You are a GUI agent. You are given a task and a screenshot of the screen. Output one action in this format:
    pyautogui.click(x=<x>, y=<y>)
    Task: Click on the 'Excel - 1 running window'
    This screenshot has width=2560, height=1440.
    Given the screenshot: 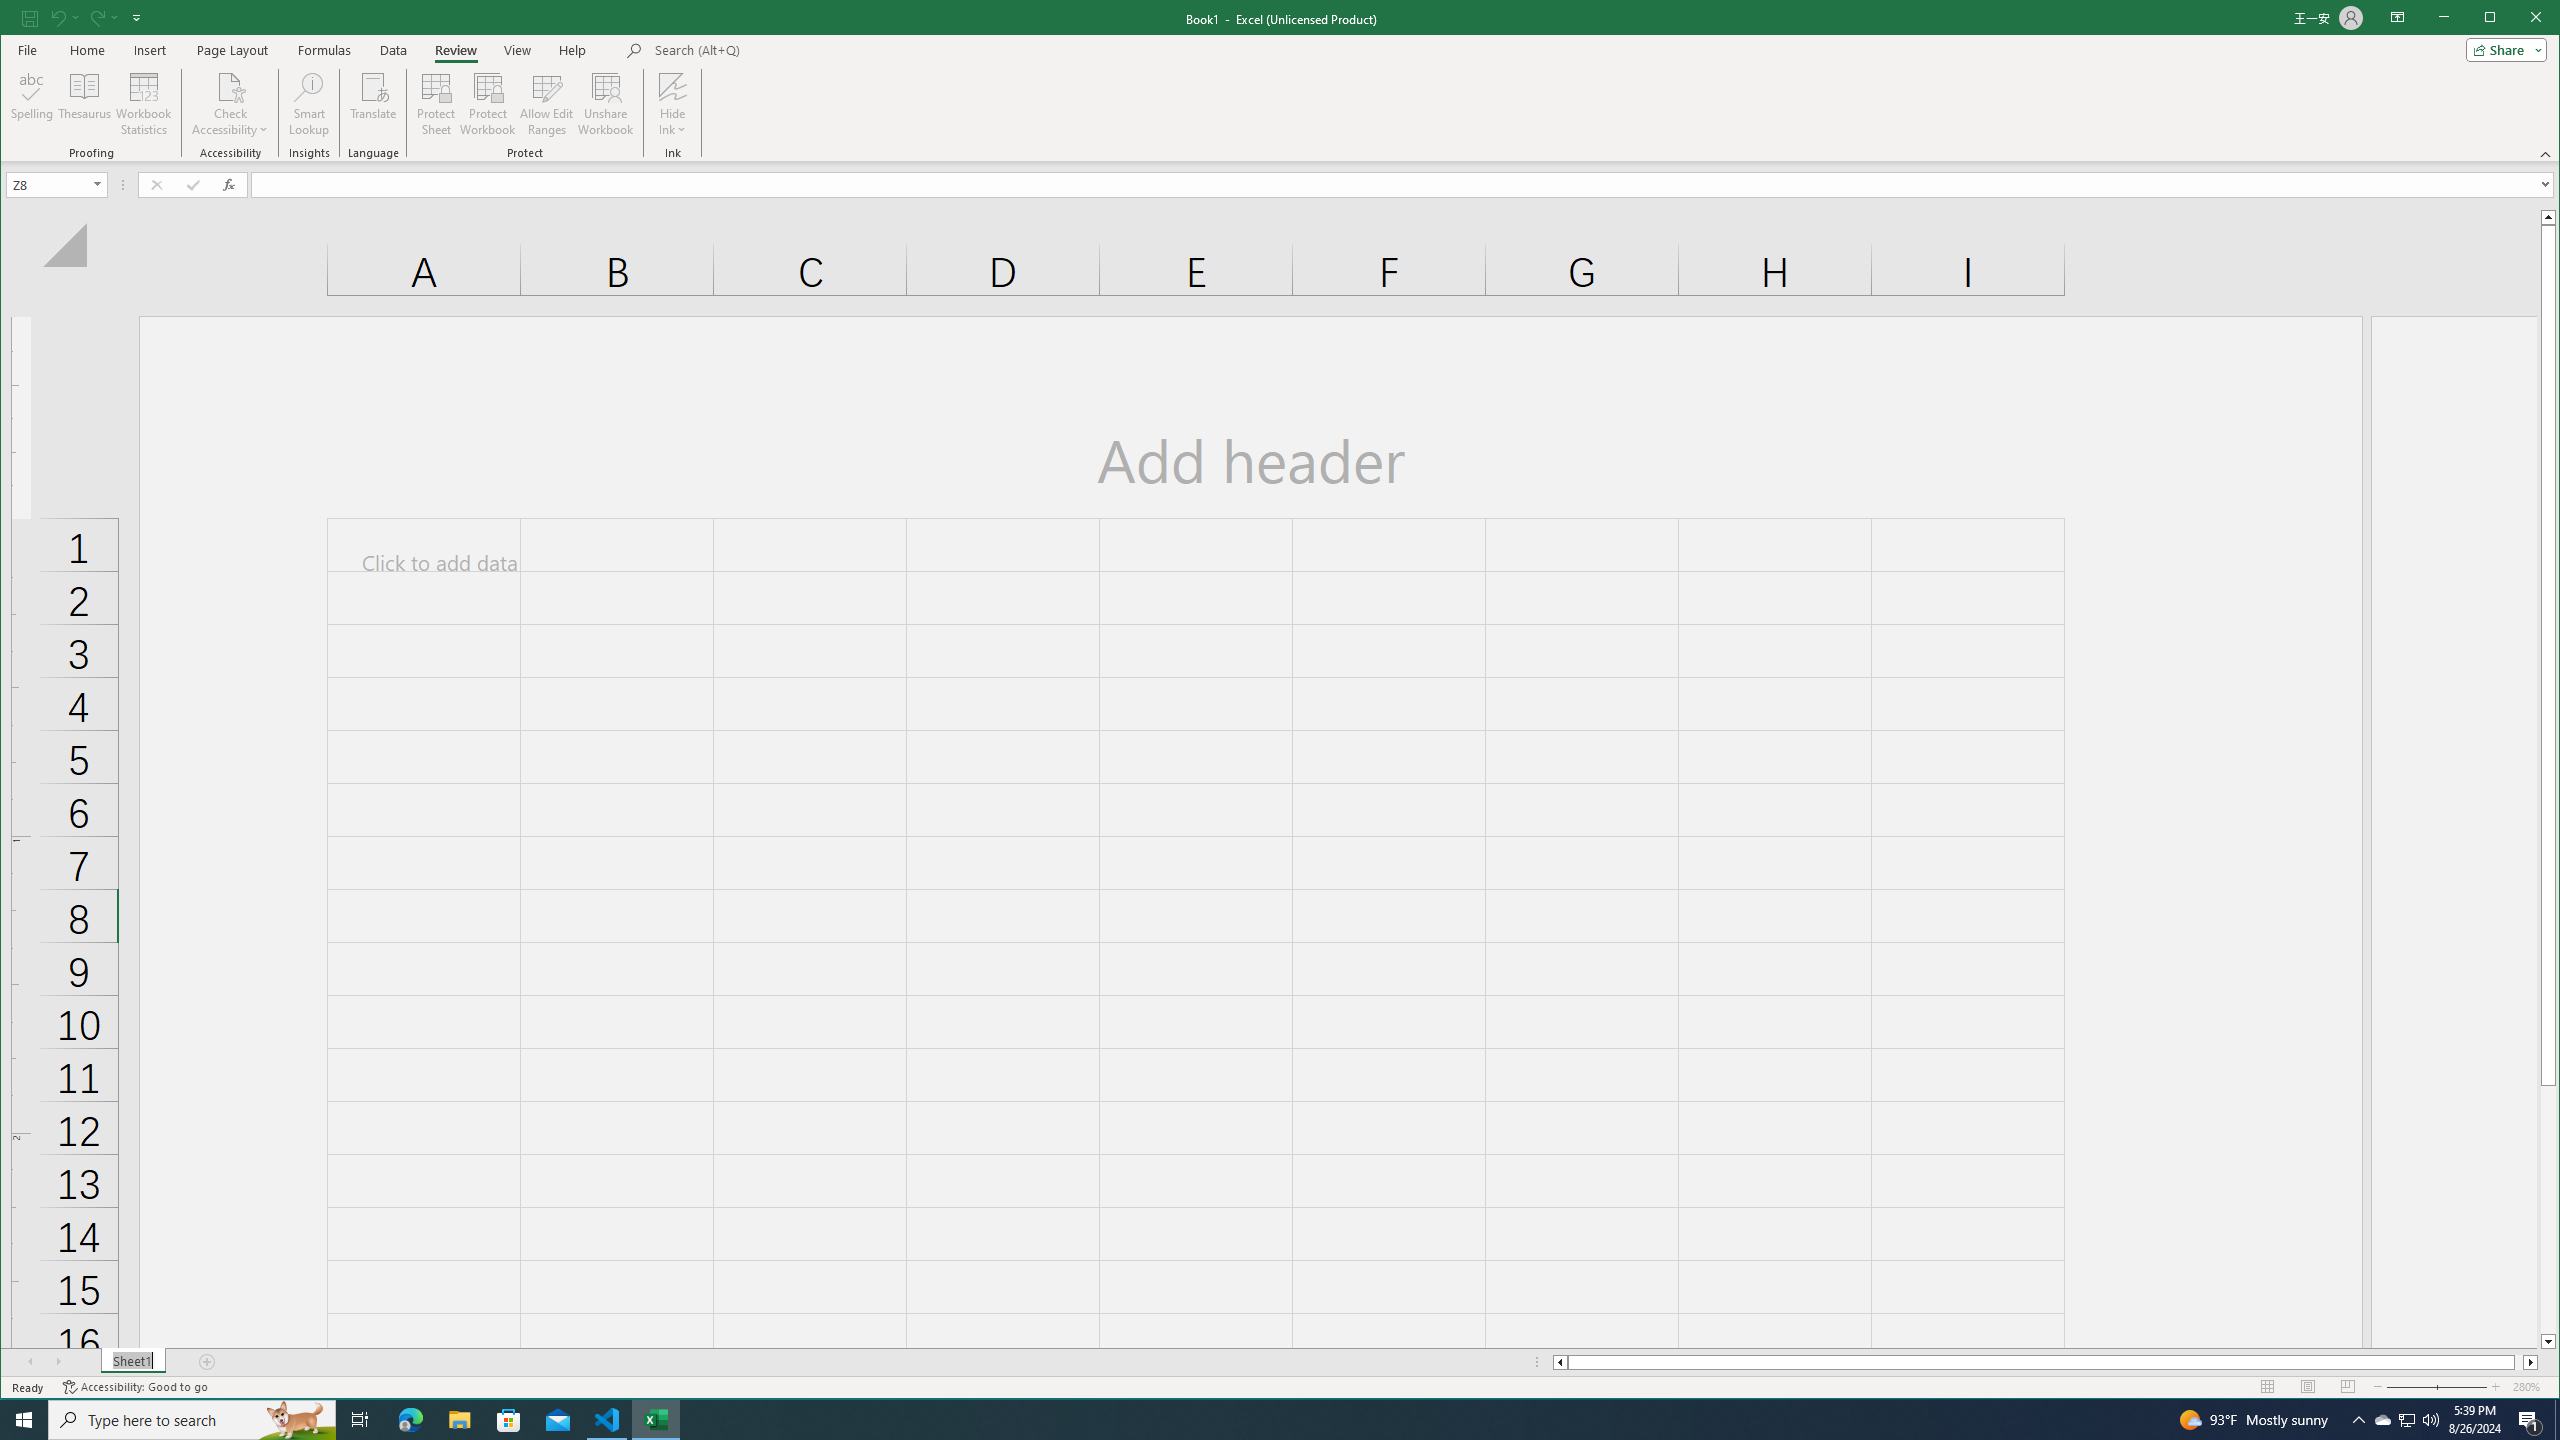 What is the action you would take?
    pyautogui.click(x=656, y=1418)
    